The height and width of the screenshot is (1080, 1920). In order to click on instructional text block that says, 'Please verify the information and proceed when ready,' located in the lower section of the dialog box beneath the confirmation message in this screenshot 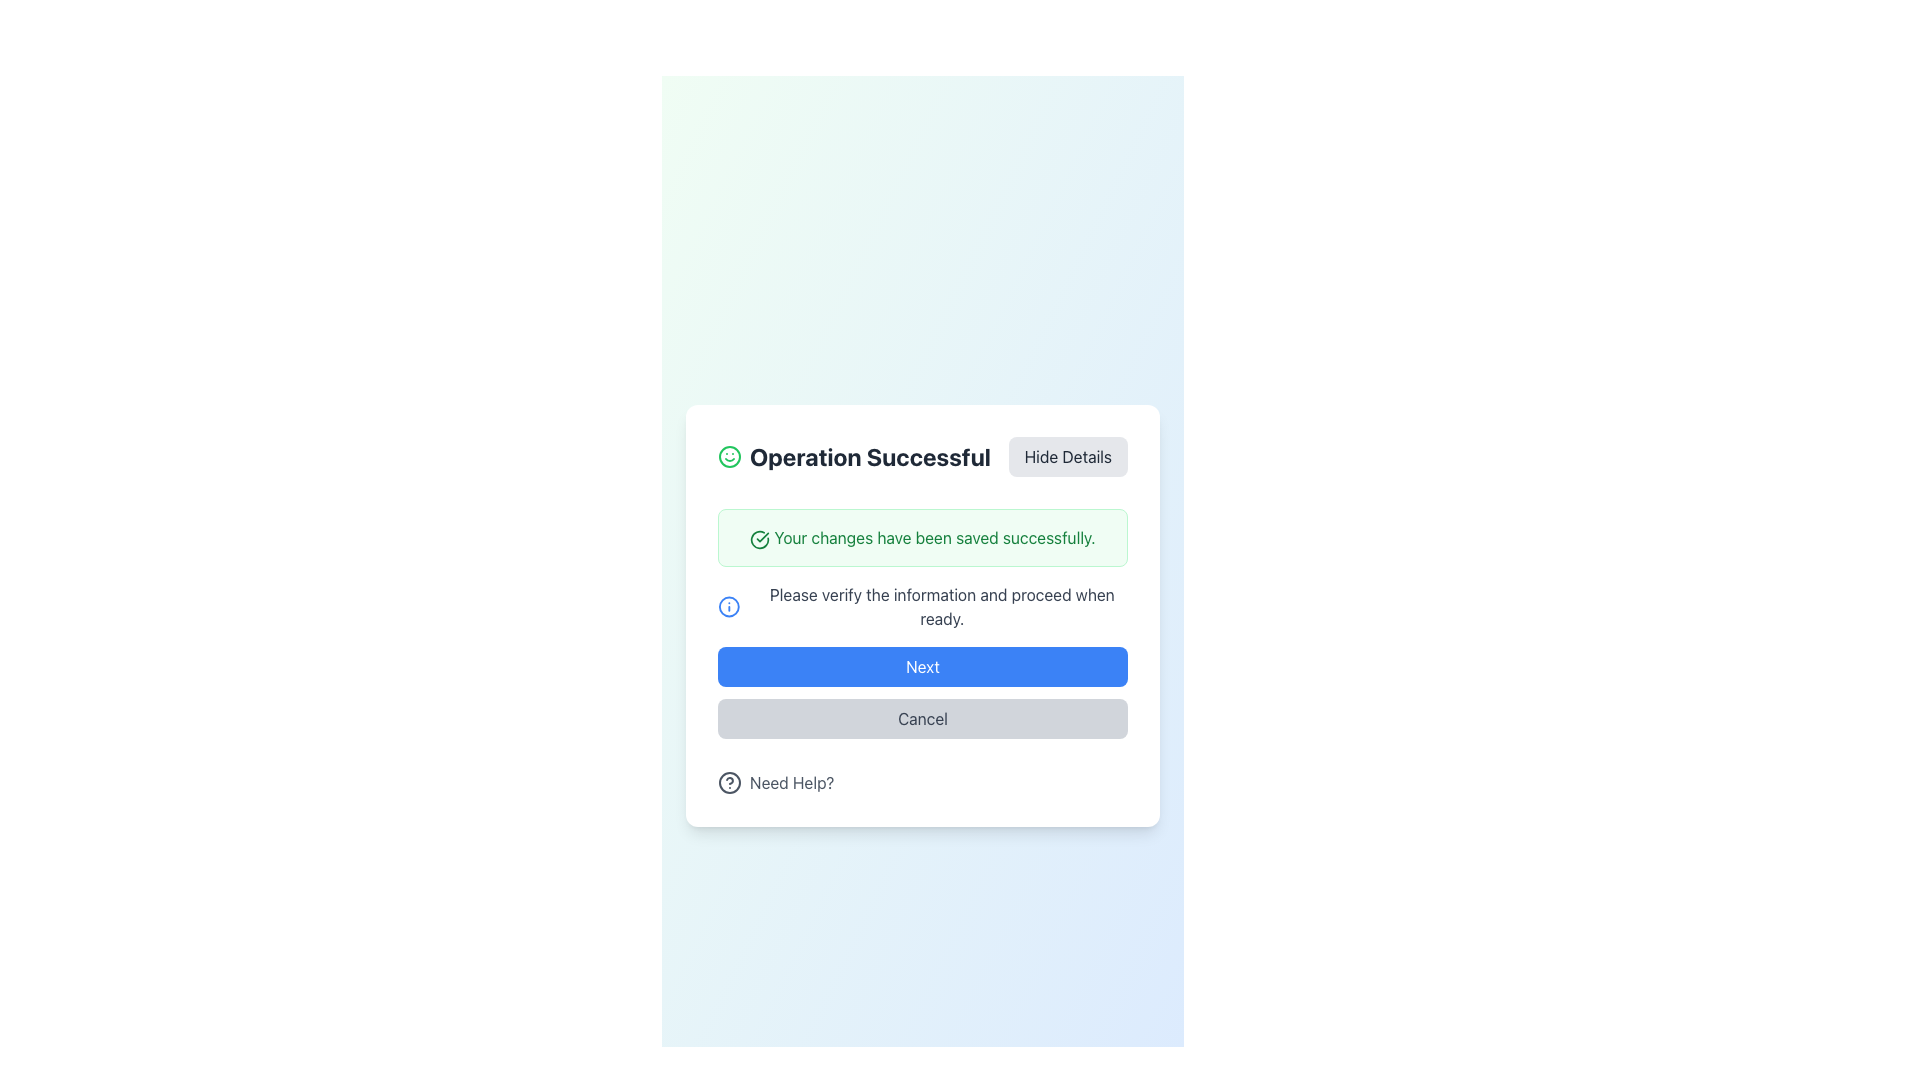, I will do `click(941, 605)`.